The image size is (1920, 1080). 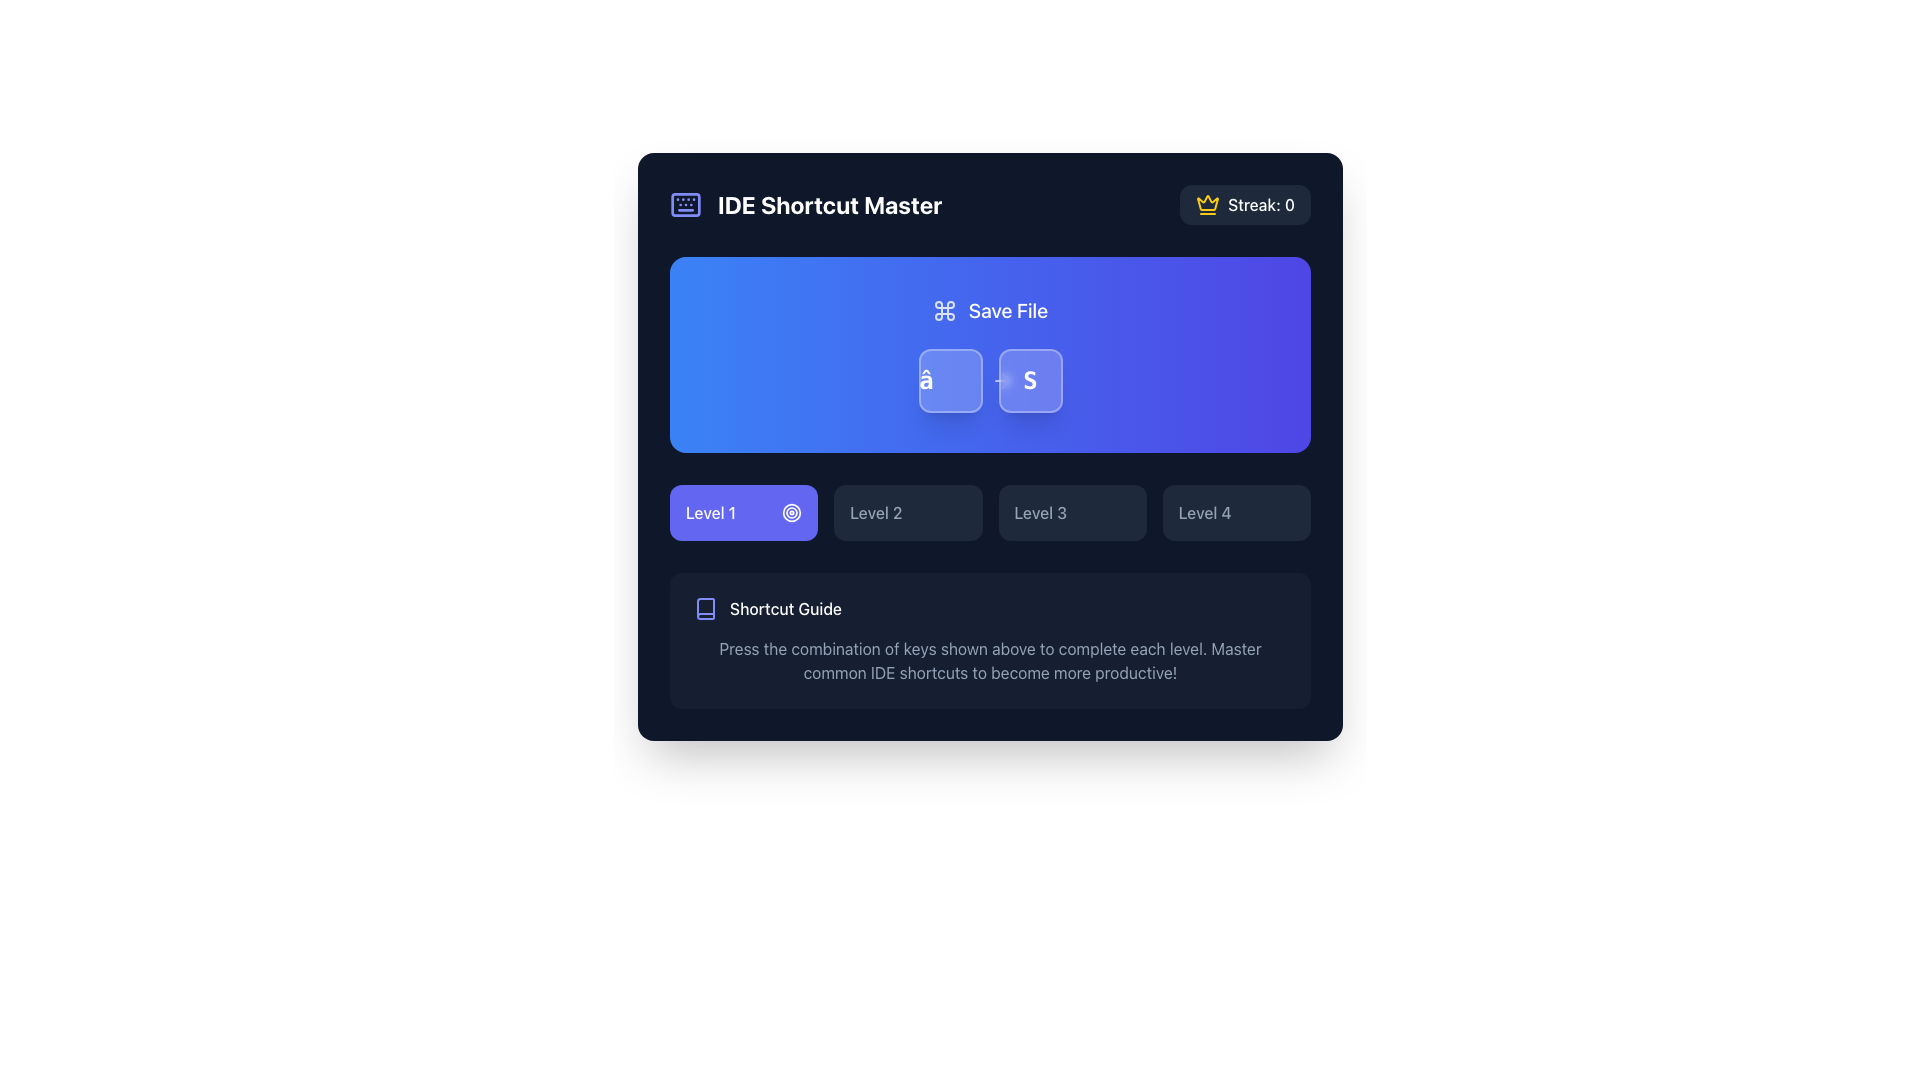 I want to click on the outermost SVG Circle within the target icon, which is part of the 'Level 1' button in the lower tab row, so click(x=791, y=512).